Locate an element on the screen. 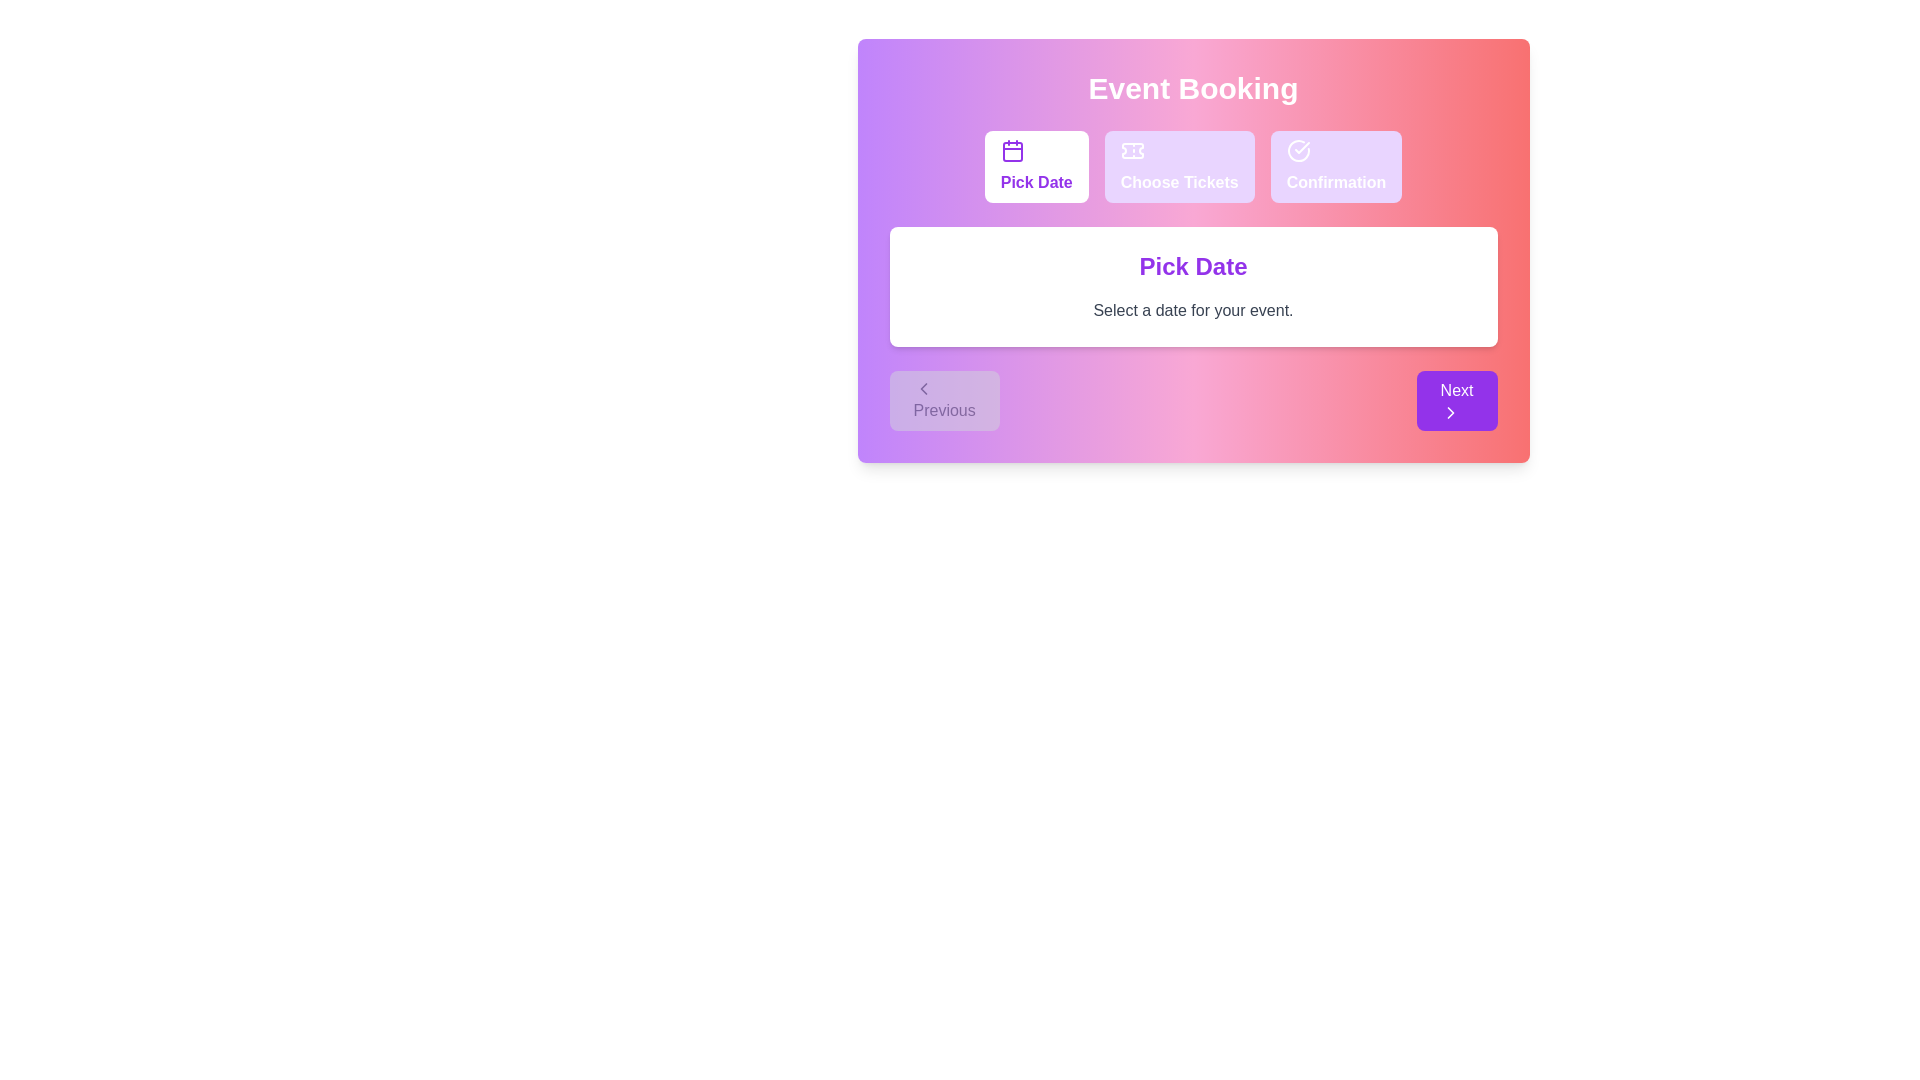 The image size is (1920, 1080). the 'Next' button icon located at the bottom-right corner of the colored interface box is located at coordinates (1450, 411).